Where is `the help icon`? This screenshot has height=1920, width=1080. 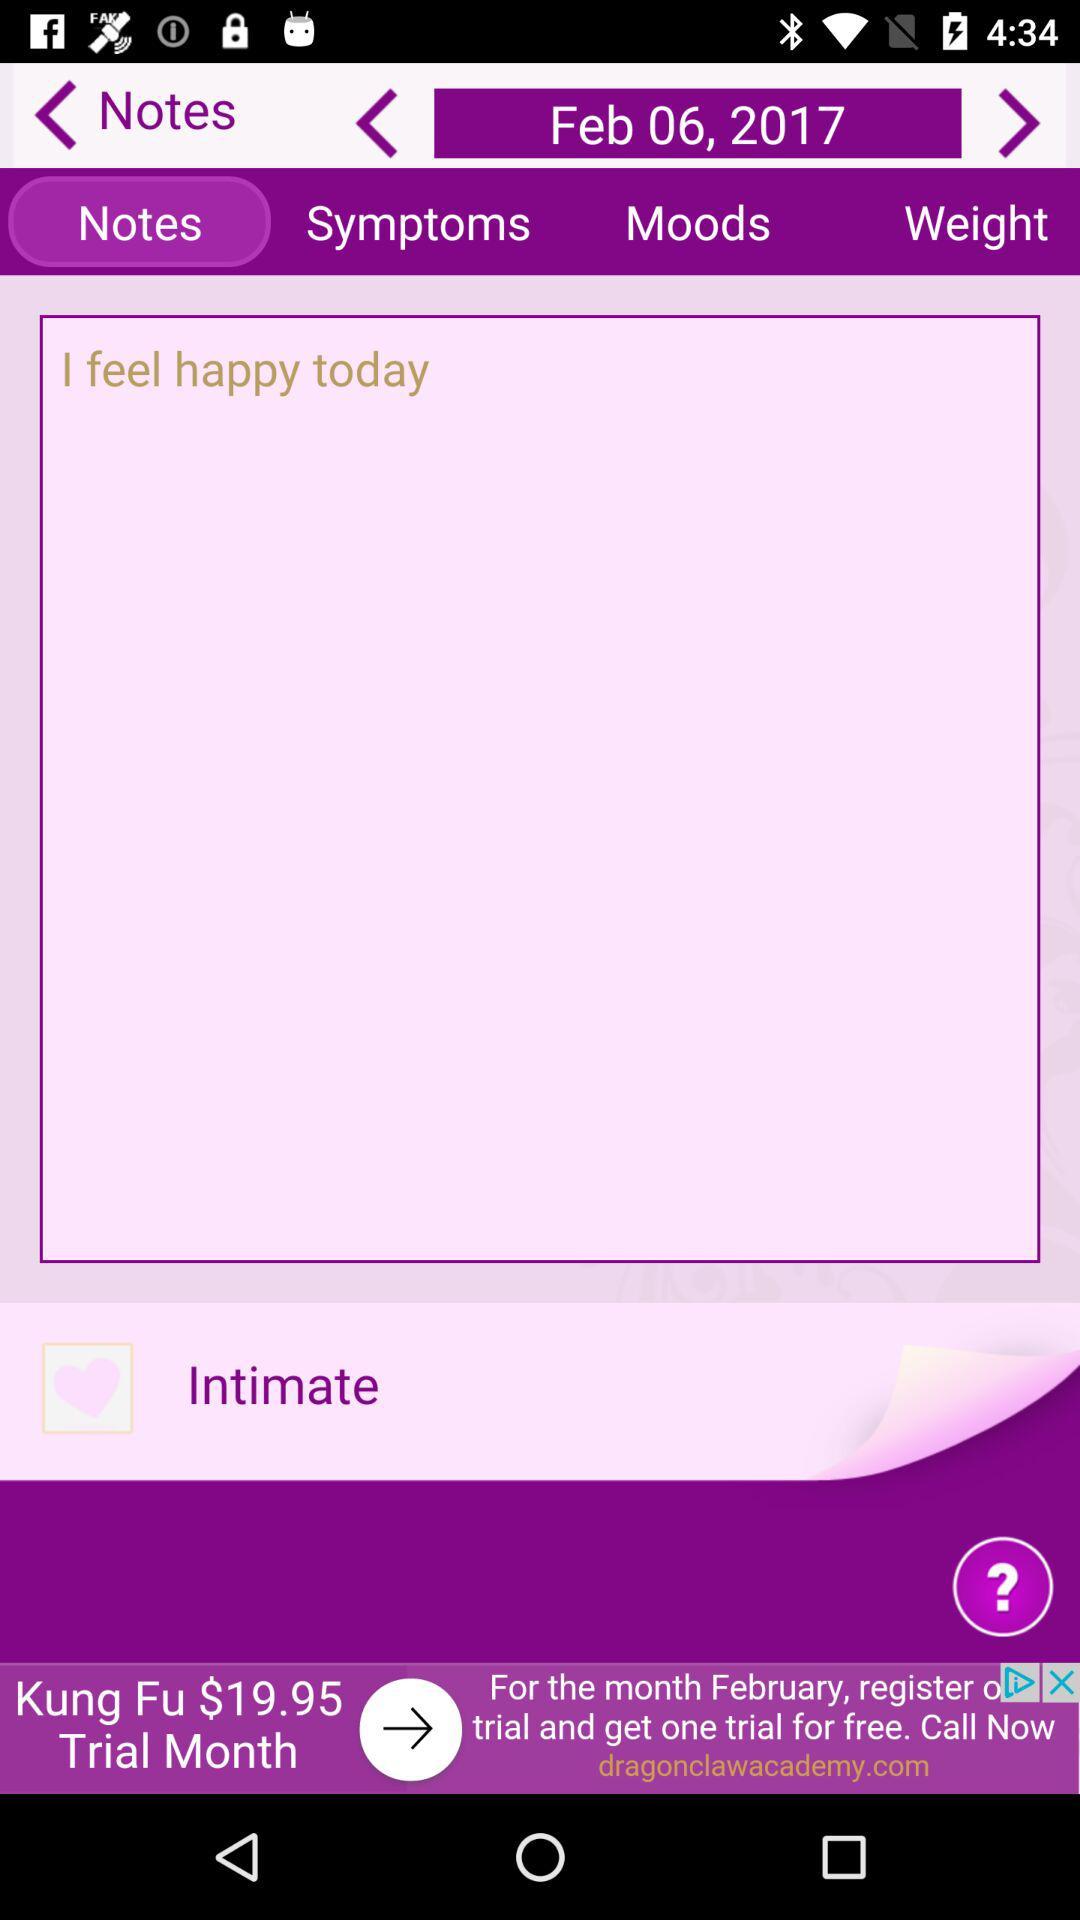 the help icon is located at coordinates (1003, 1584).